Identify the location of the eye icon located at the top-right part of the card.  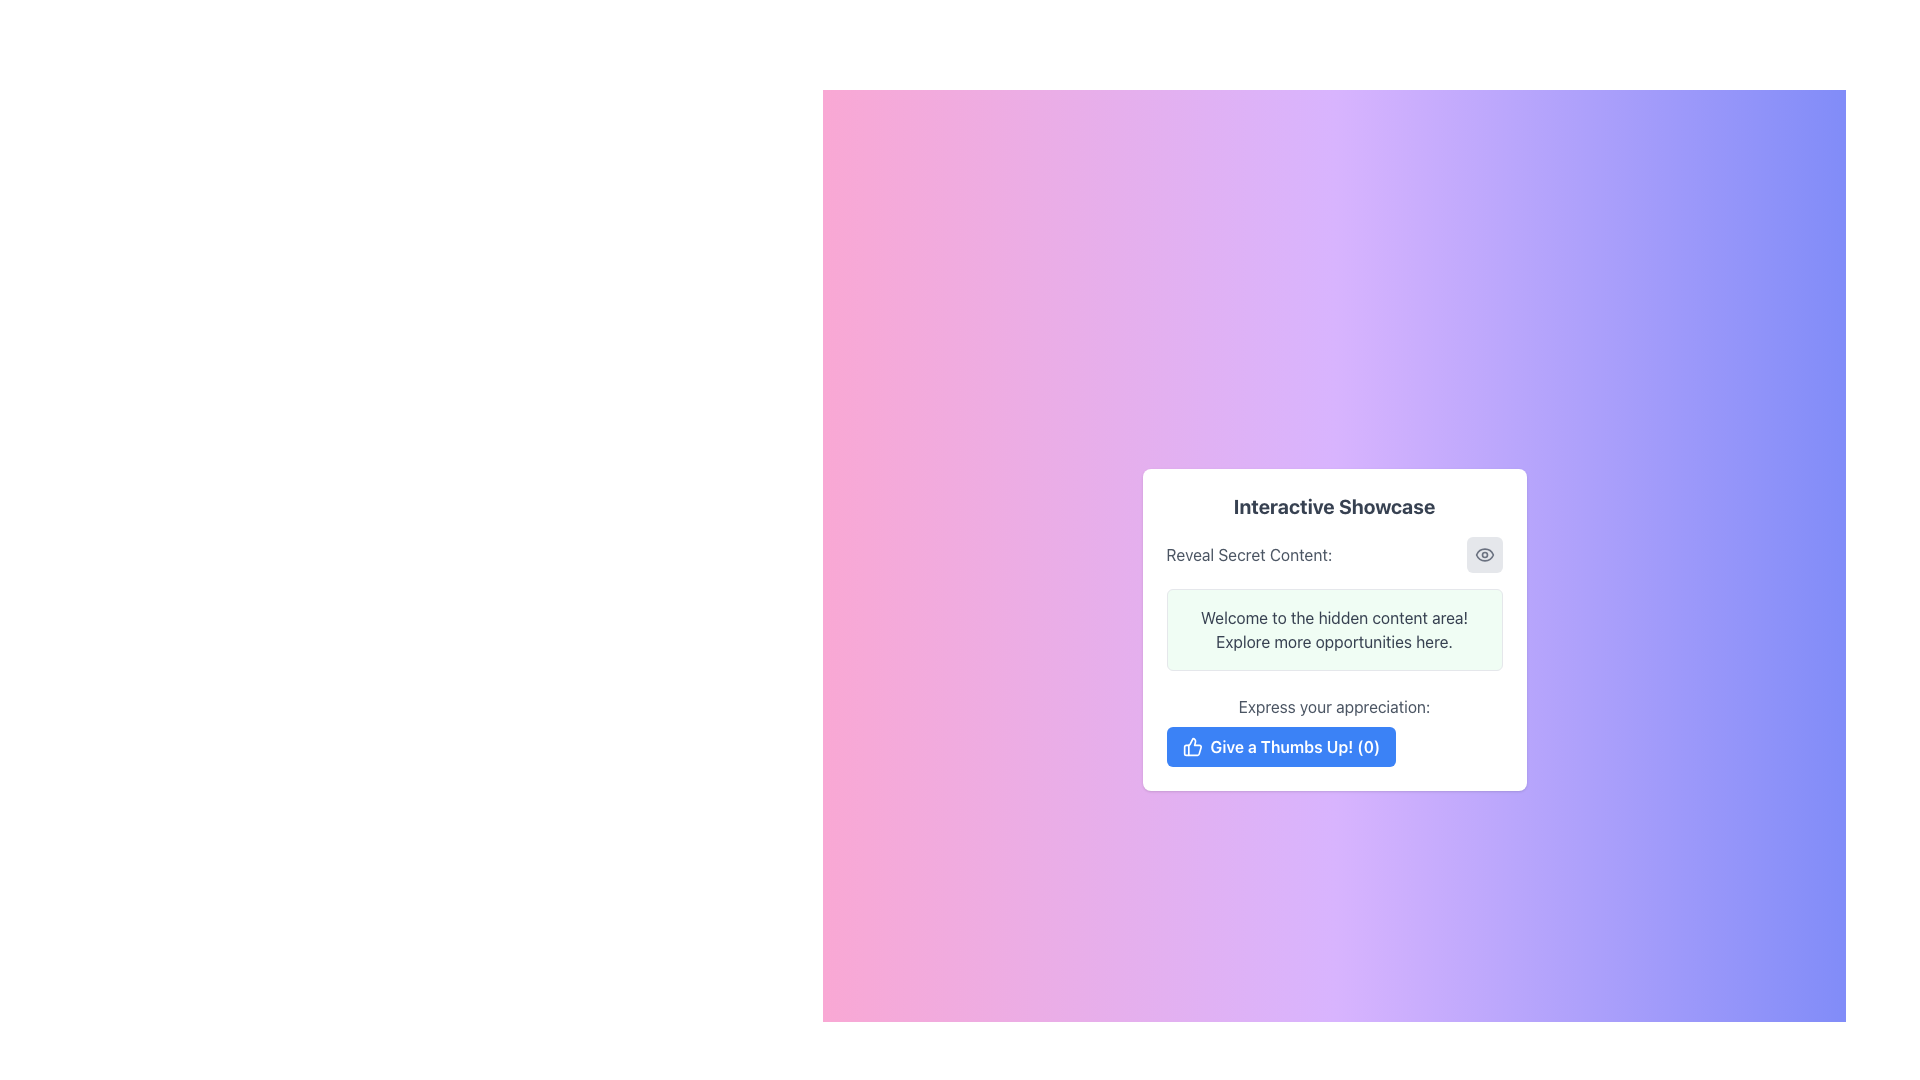
(1484, 555).